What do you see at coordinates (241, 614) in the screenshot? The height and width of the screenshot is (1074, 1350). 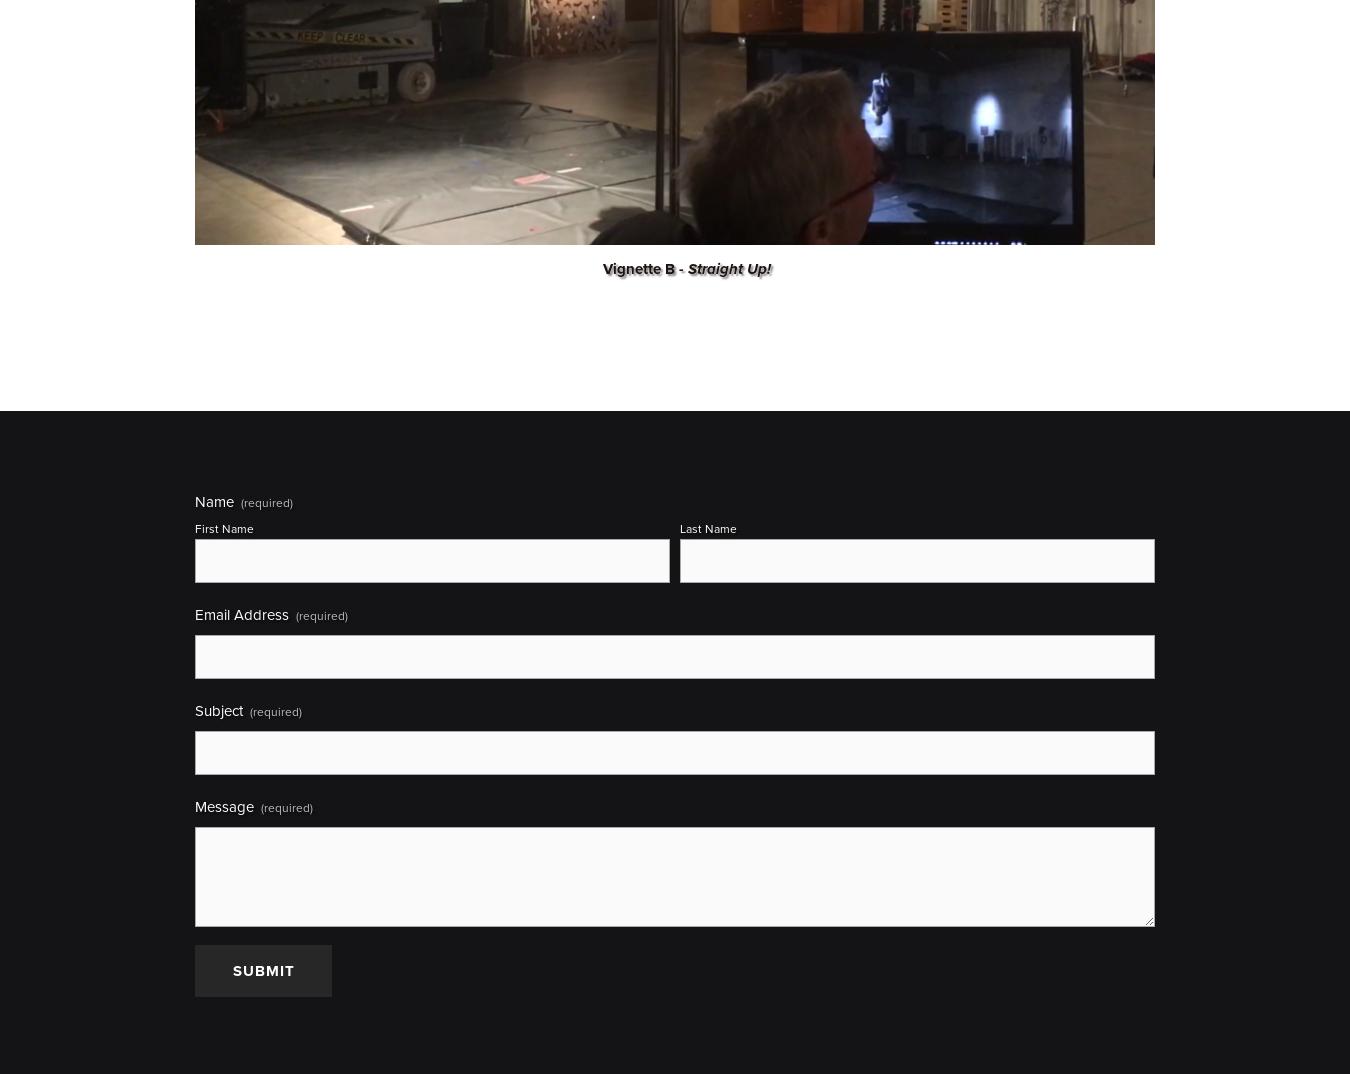 I see `'Email Address'` at bounding box center [241, 614].